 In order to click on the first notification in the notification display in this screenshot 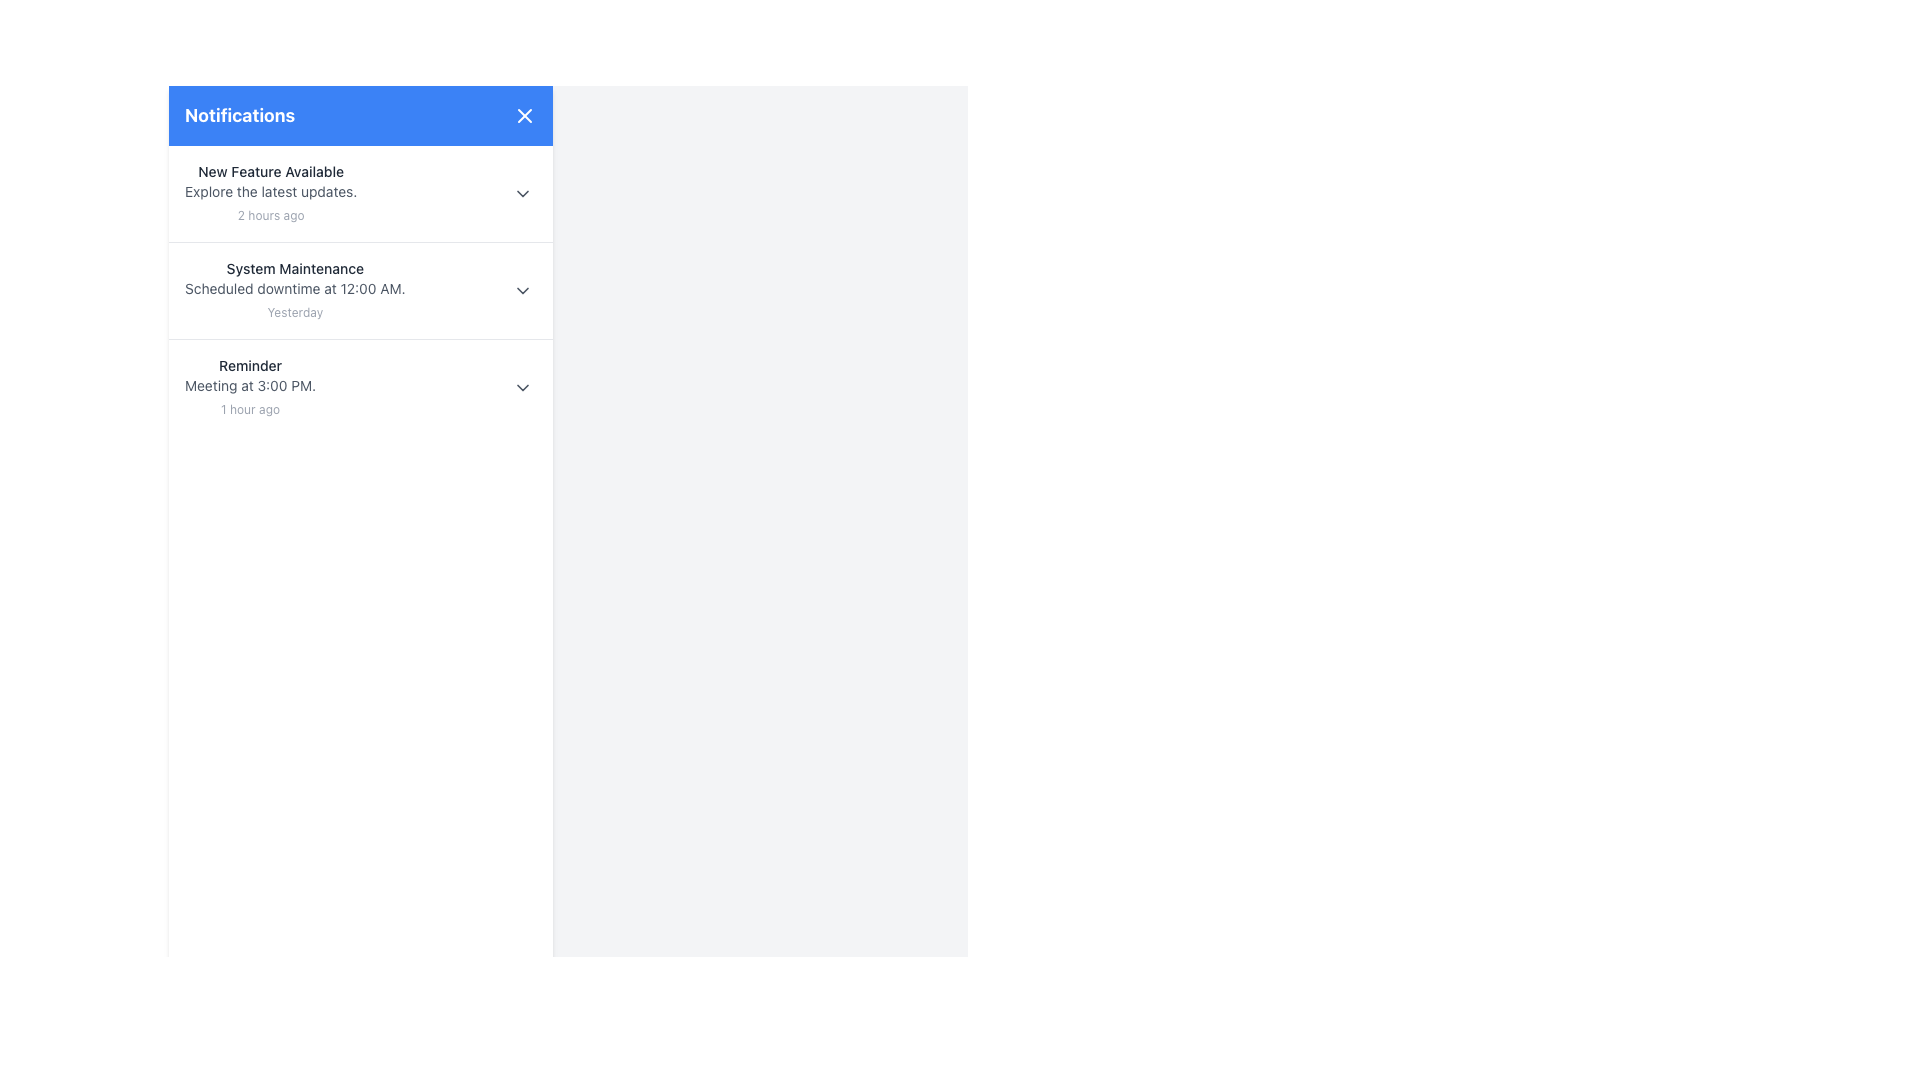, I will do `click(270, 193)`.